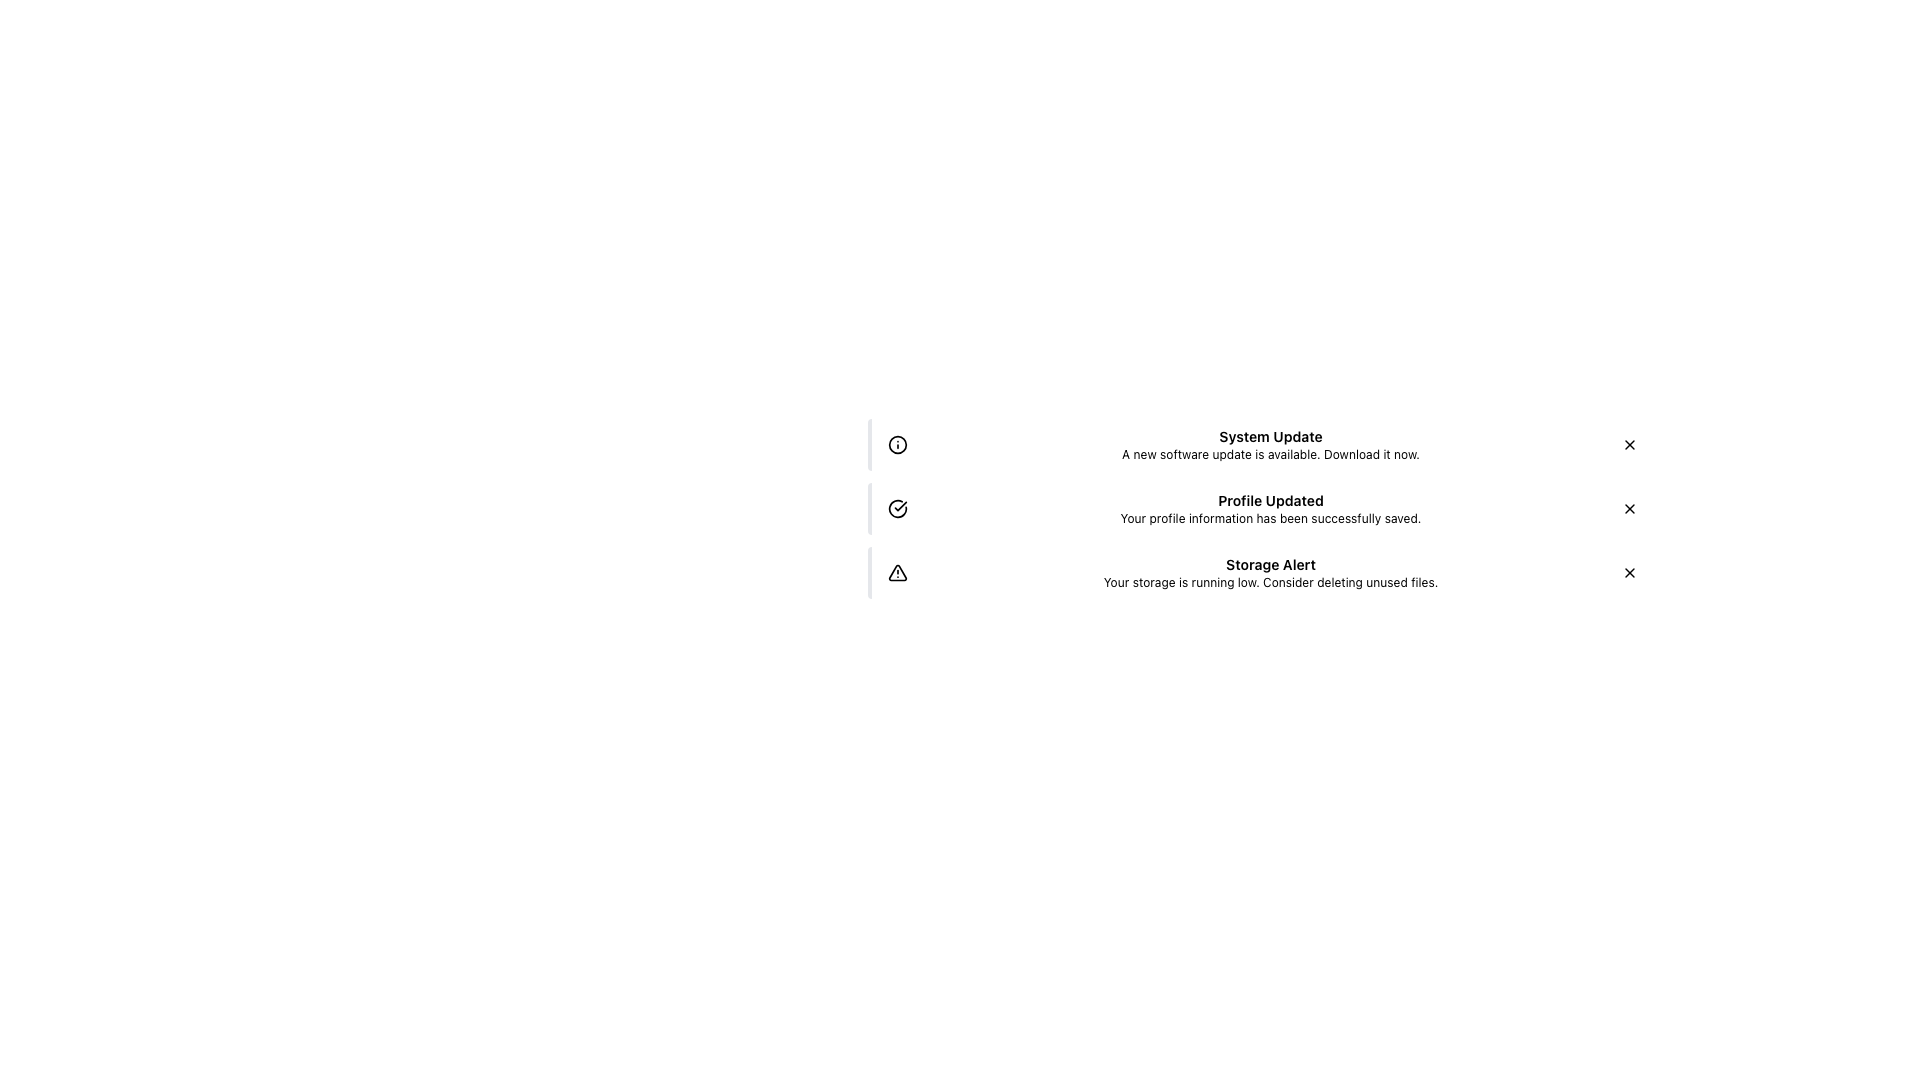 The height and width of the screenshot is (1080, 1920). What do you see at coordinates (896, 443) in the screenshot?
I see `the icon representing the 'System Update' alert located to the left of the 'System Update' text block` at bounding box center [896, 443].